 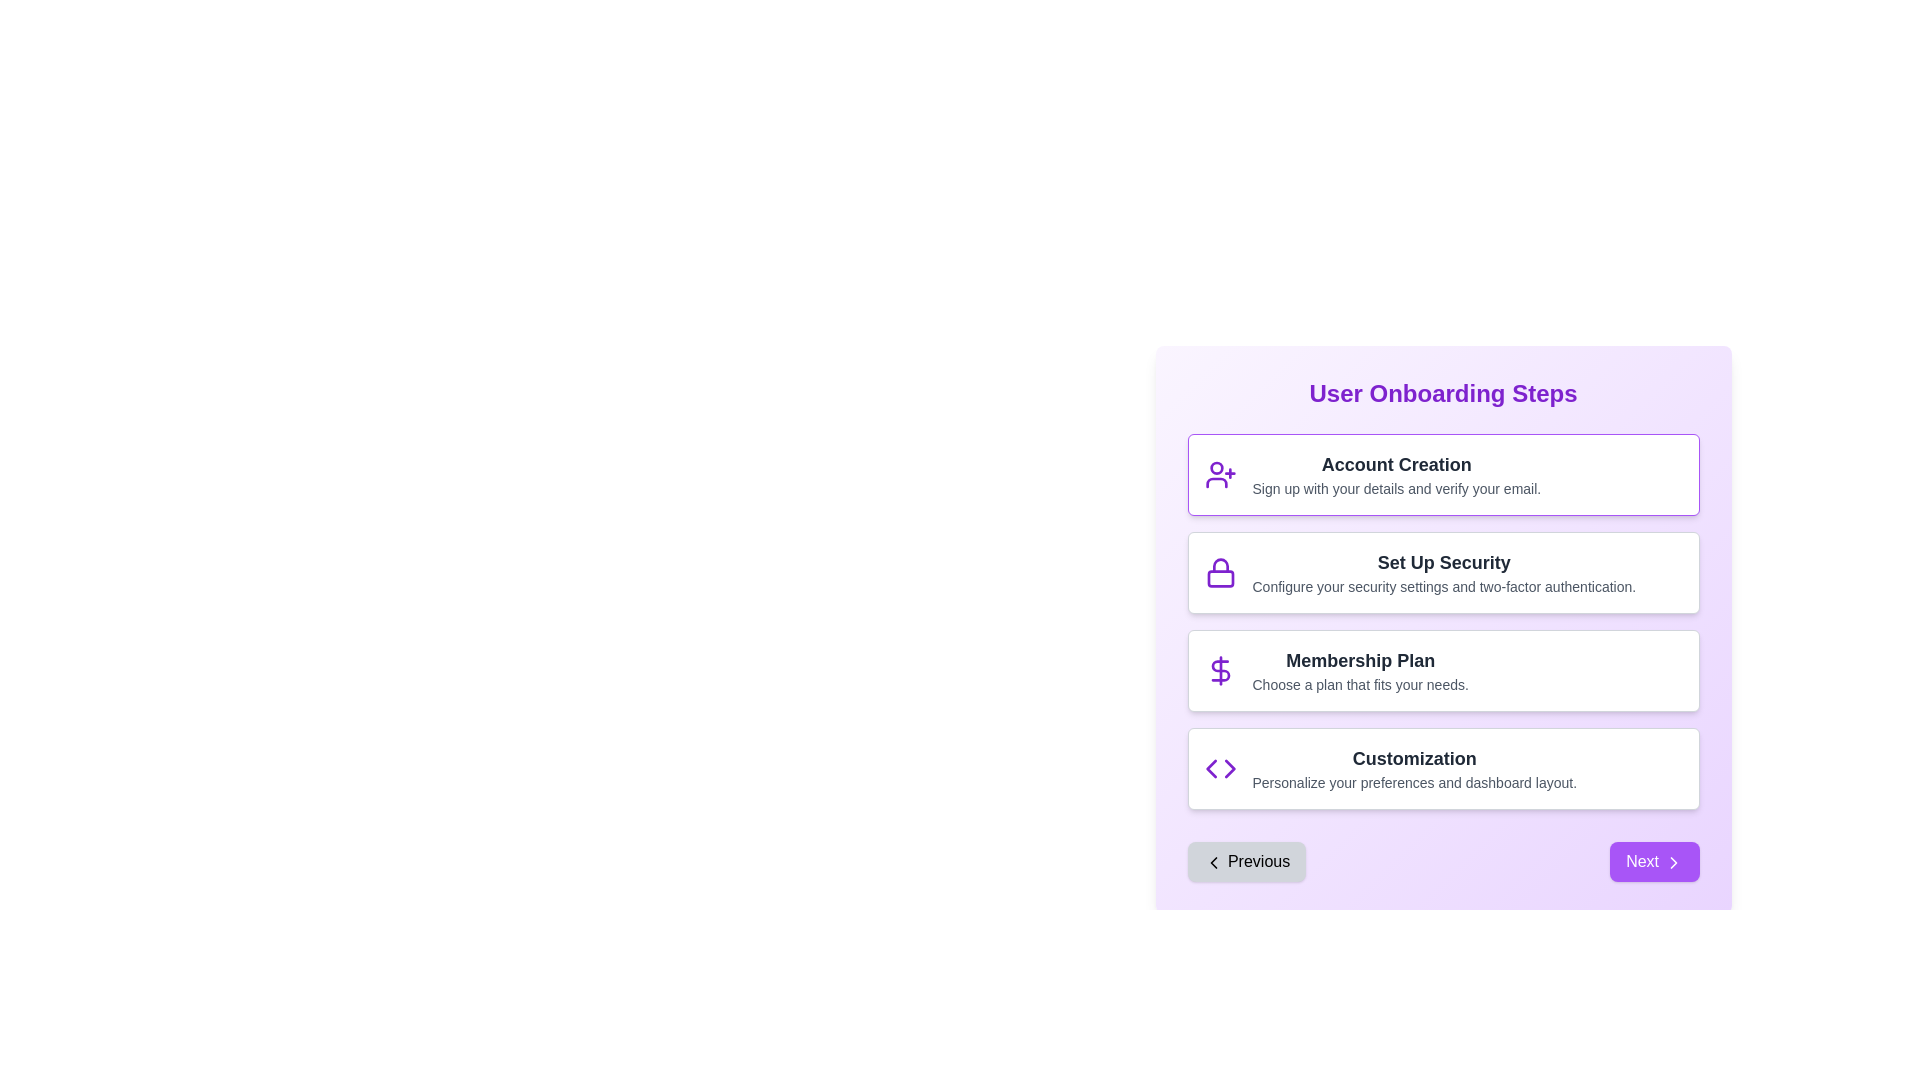 I want to click on the bold, dark gray text label reading 'Customization' that is styled prominently within a light purple card, serving as a section title in the User Onboarding Steps, so click(x=1413, y=759).